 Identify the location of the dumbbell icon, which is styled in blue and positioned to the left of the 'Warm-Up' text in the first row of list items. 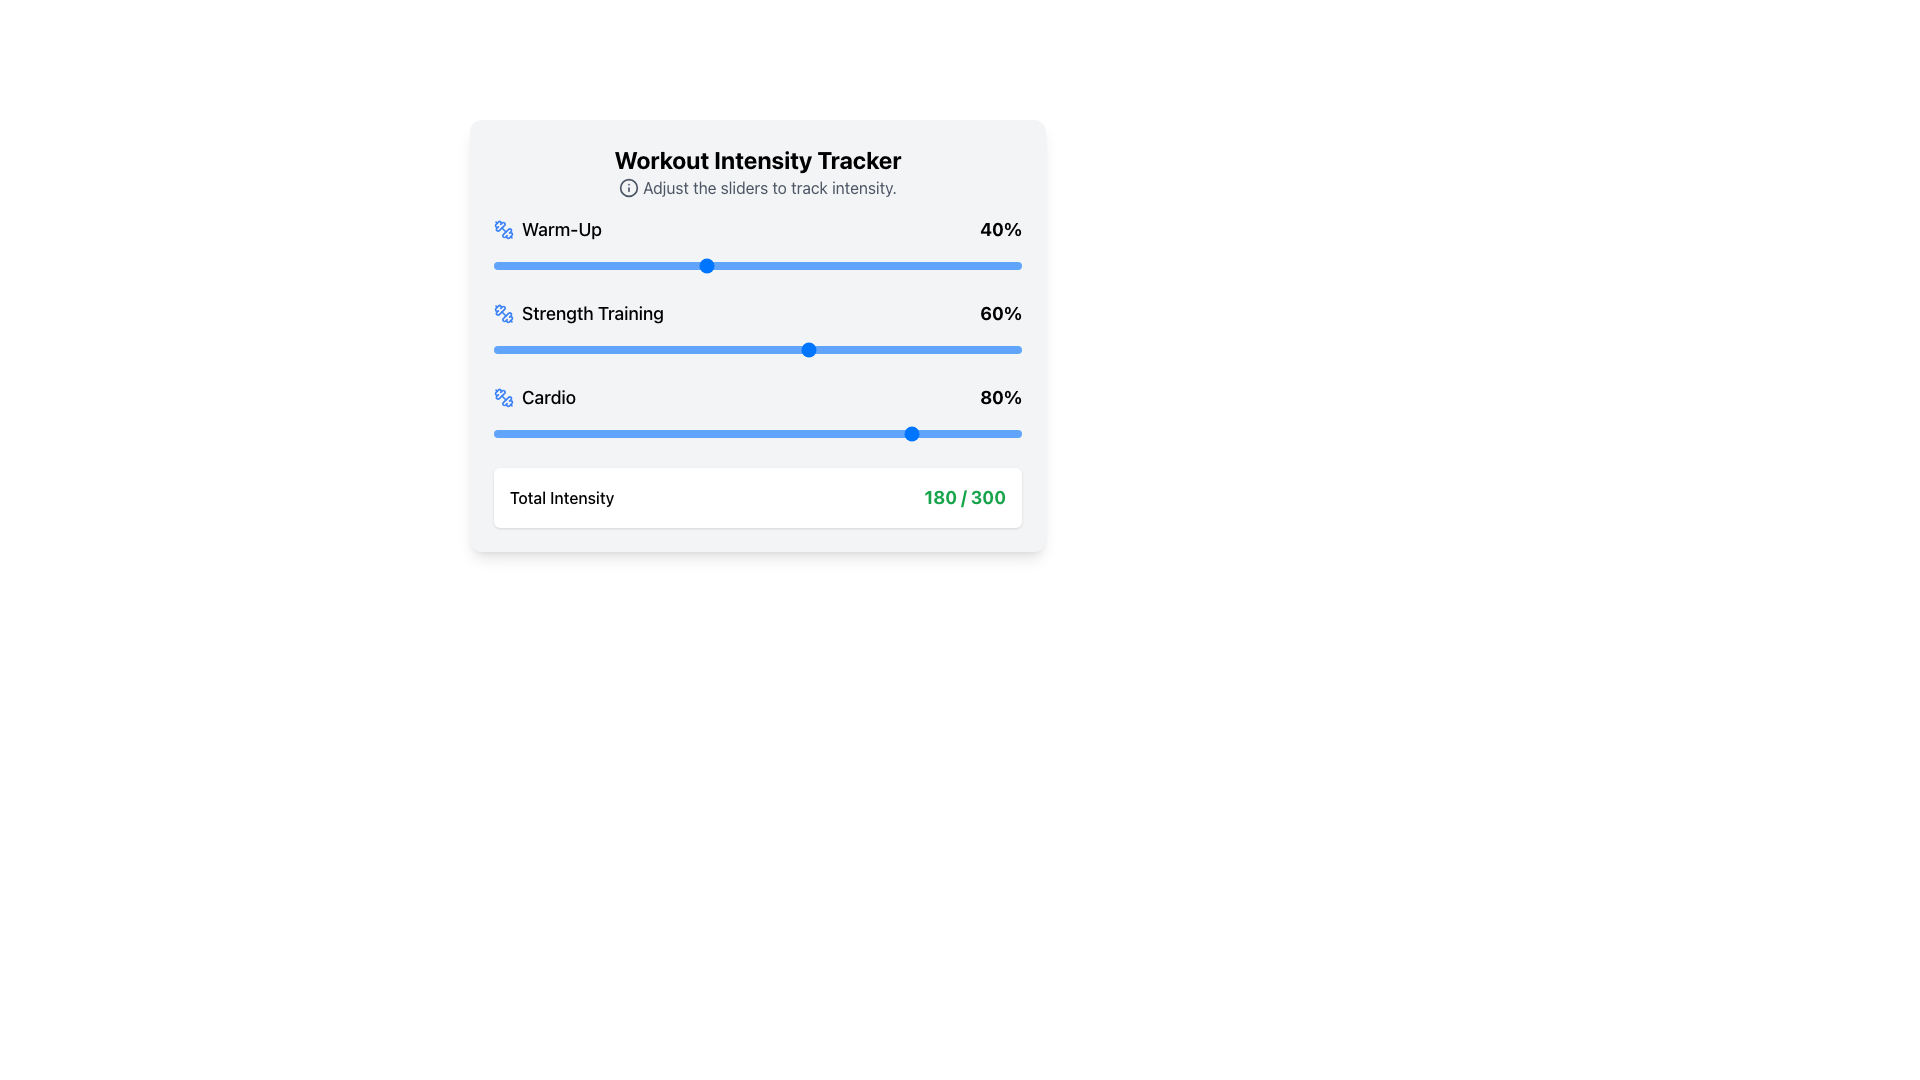
(504, 229).